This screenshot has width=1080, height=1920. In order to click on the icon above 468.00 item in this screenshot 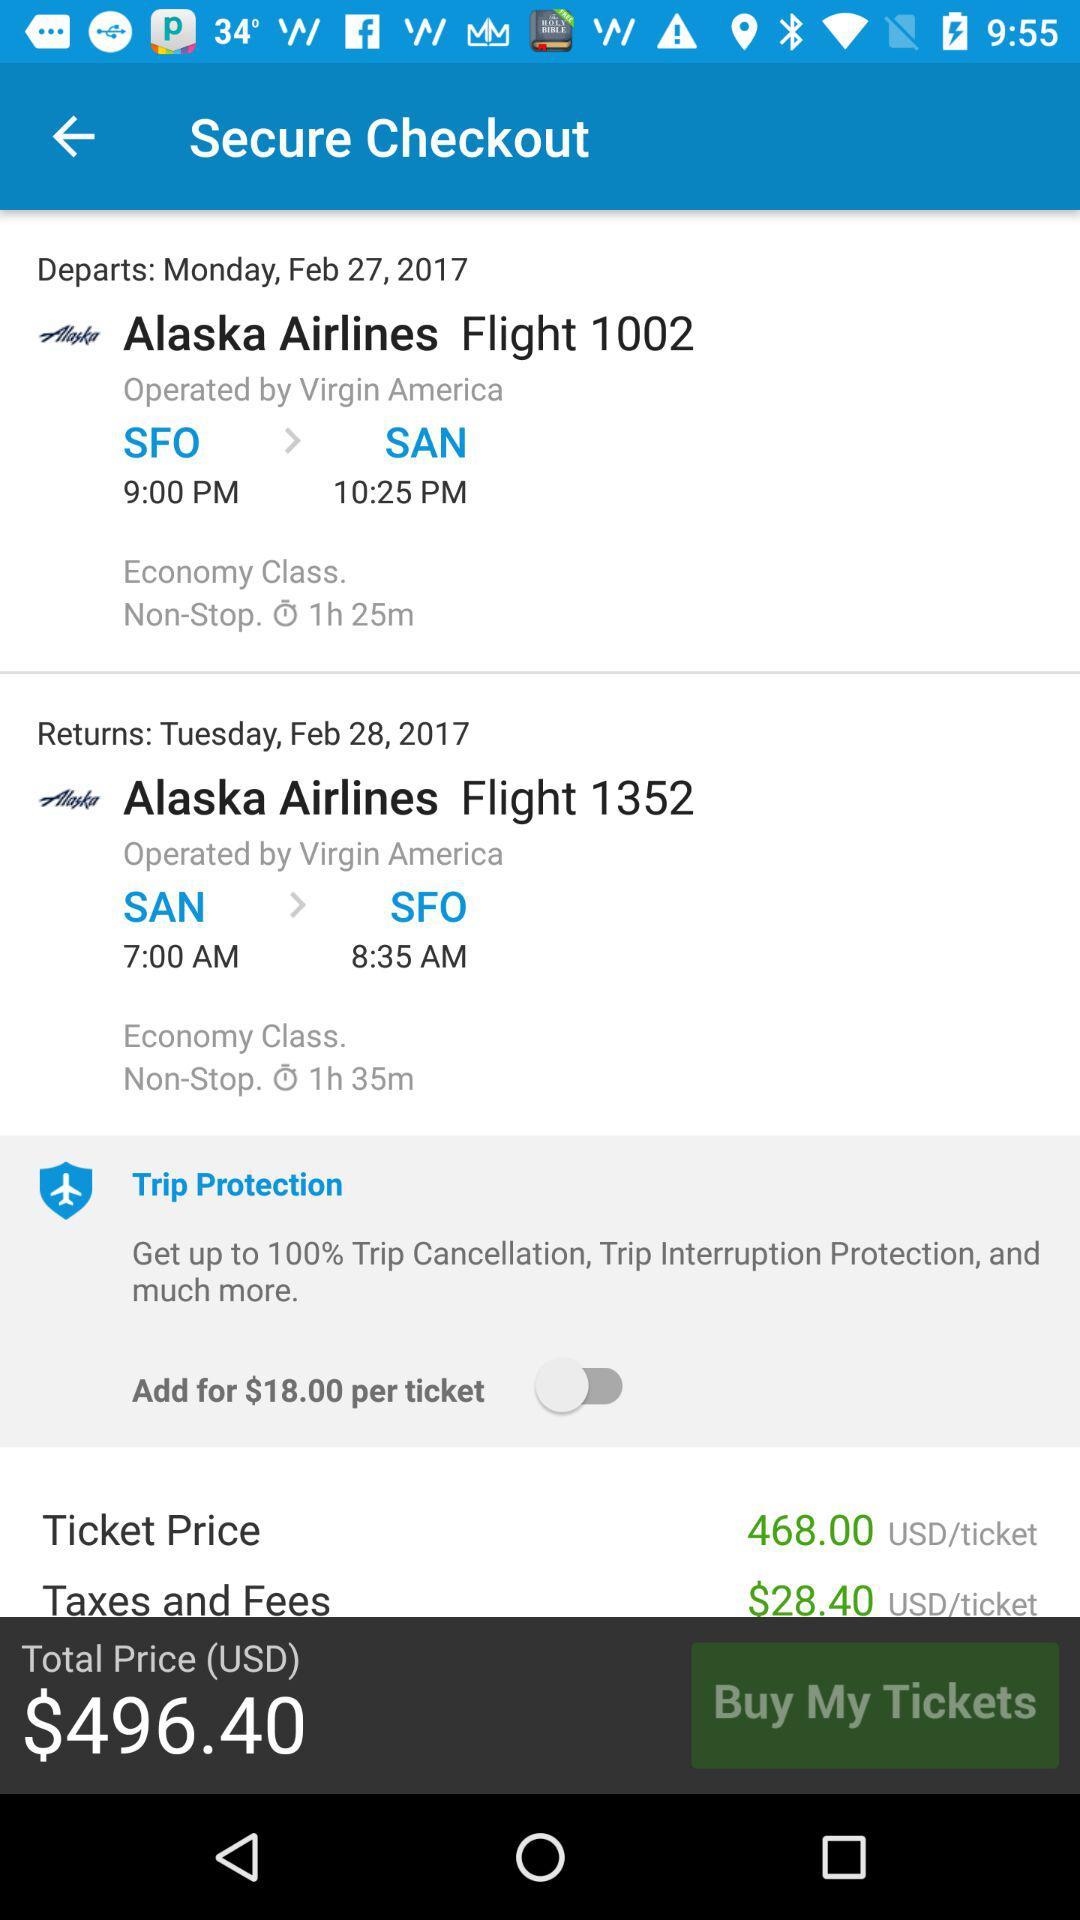, I will do `click(587, 1384)`.